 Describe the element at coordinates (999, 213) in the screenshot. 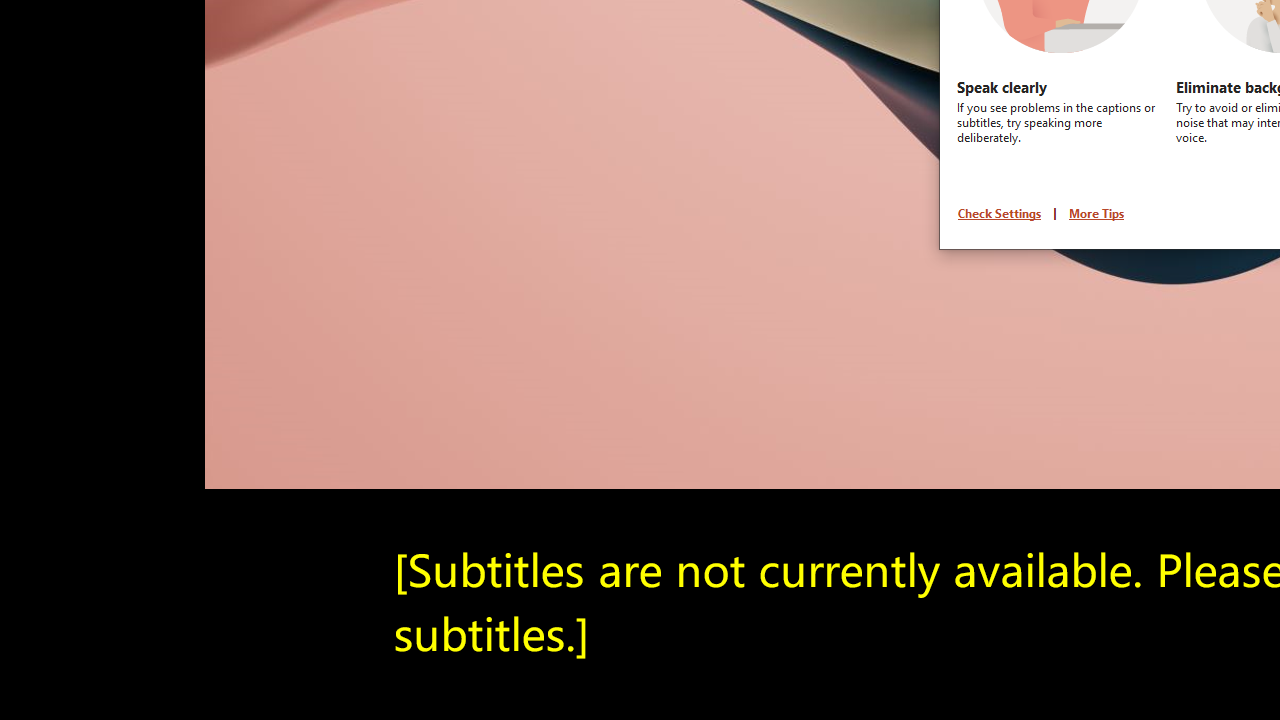

I see `'Check Settings'` at that location.